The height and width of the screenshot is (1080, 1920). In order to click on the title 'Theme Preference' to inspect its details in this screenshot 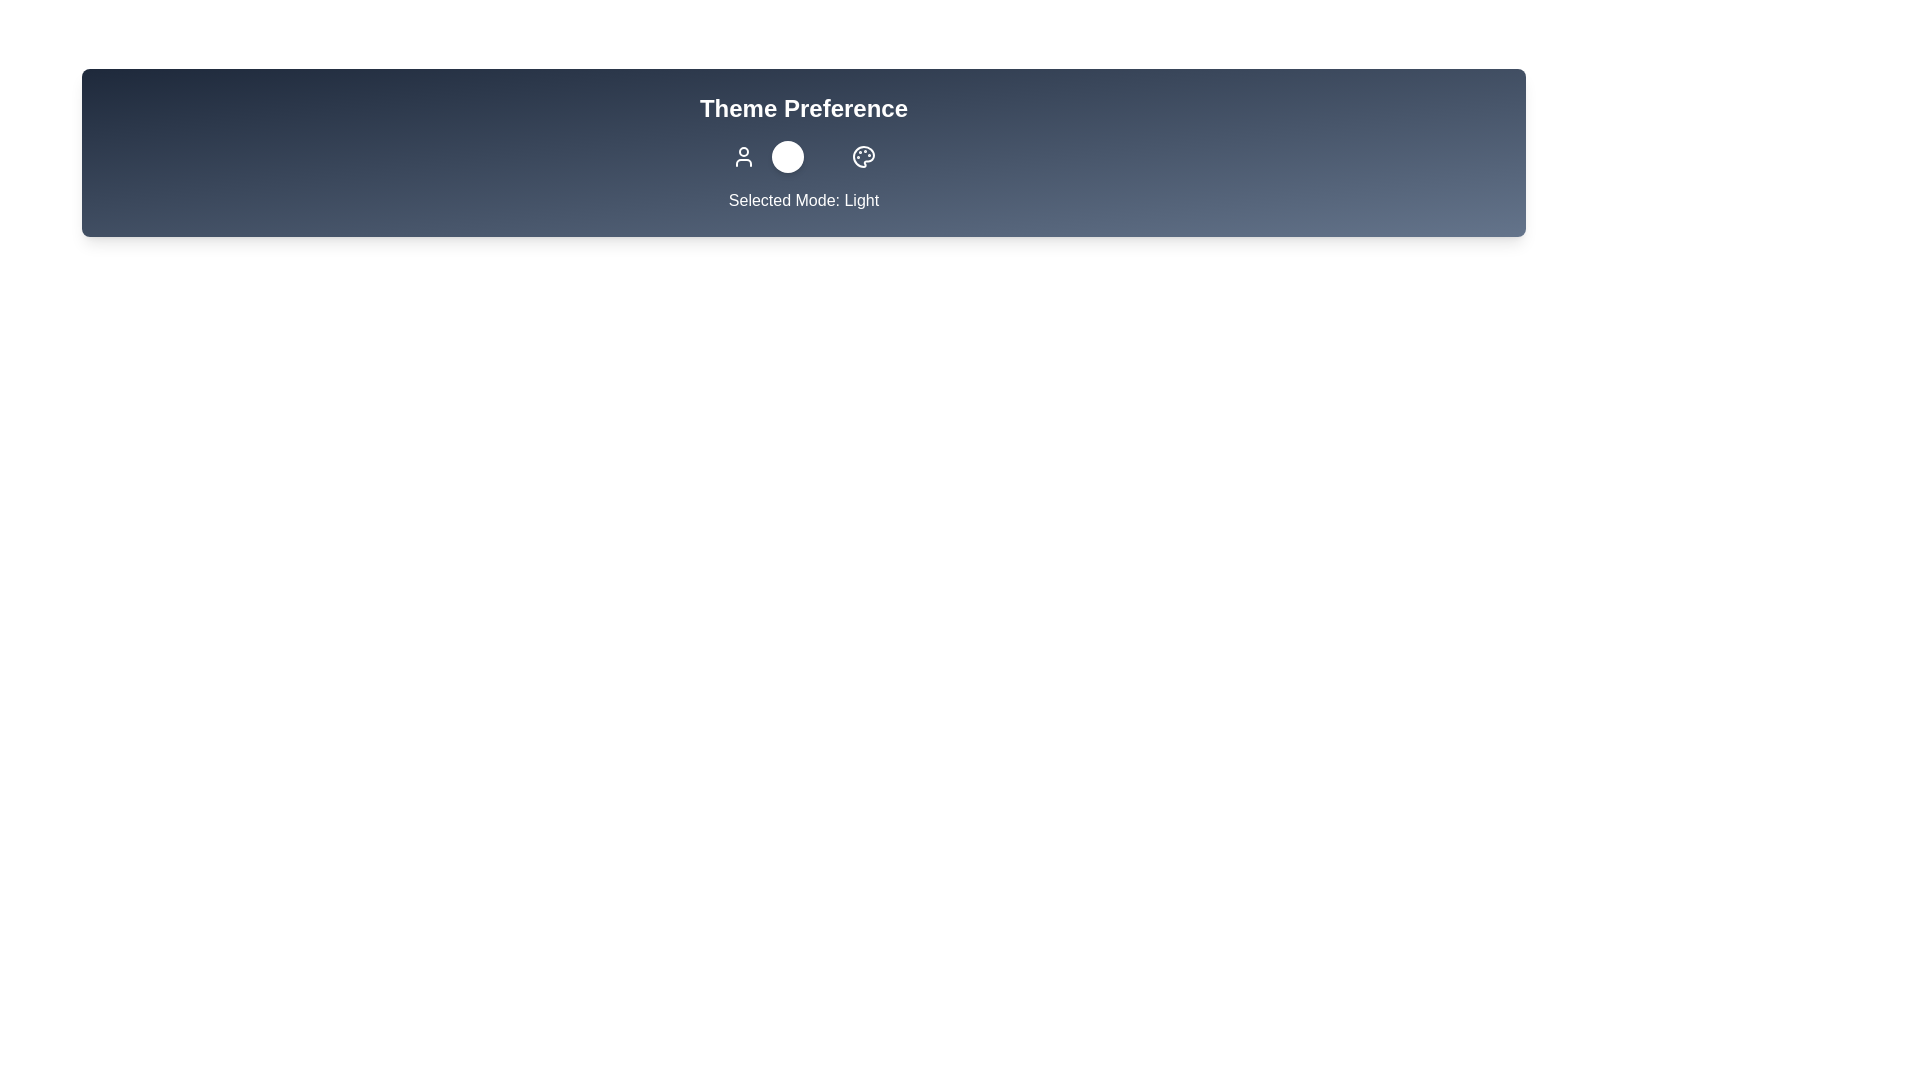, I will do `click(802, 108)`.